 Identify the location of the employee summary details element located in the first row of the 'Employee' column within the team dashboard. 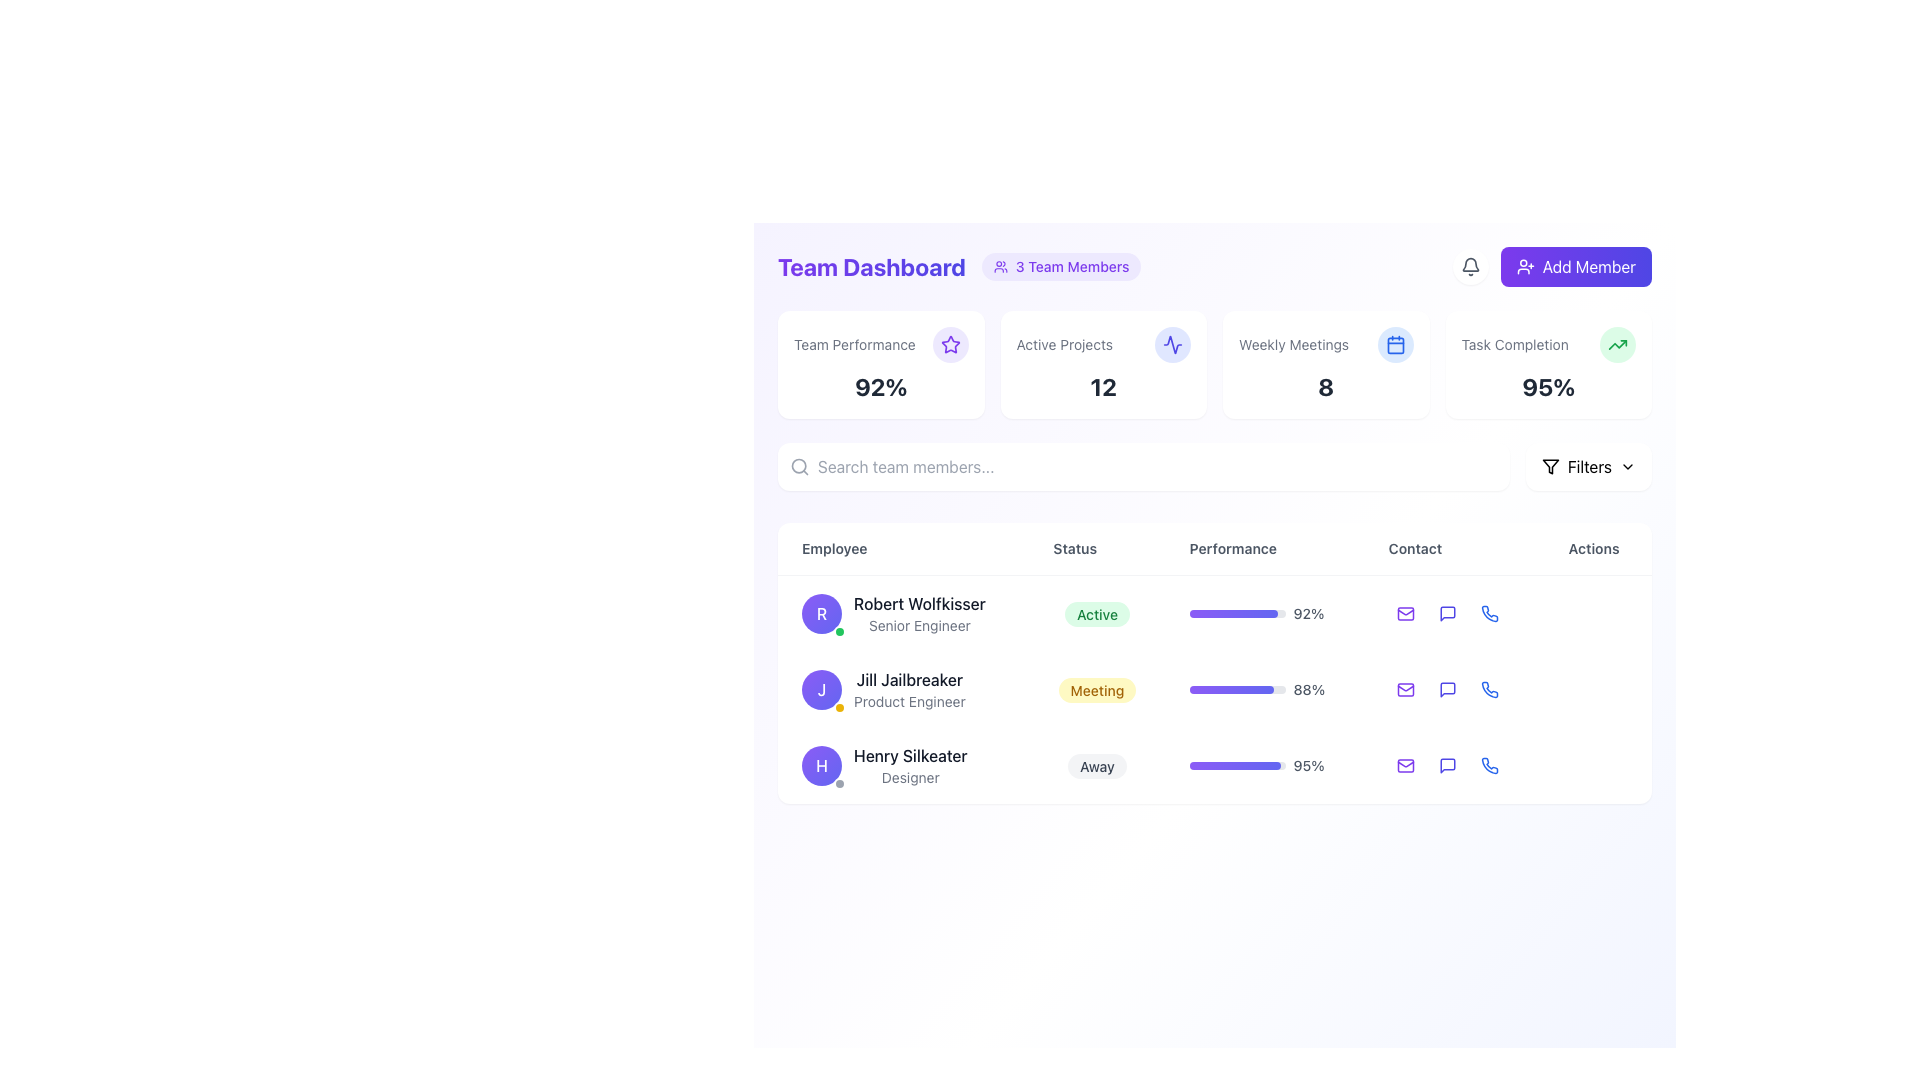
(902, 612).